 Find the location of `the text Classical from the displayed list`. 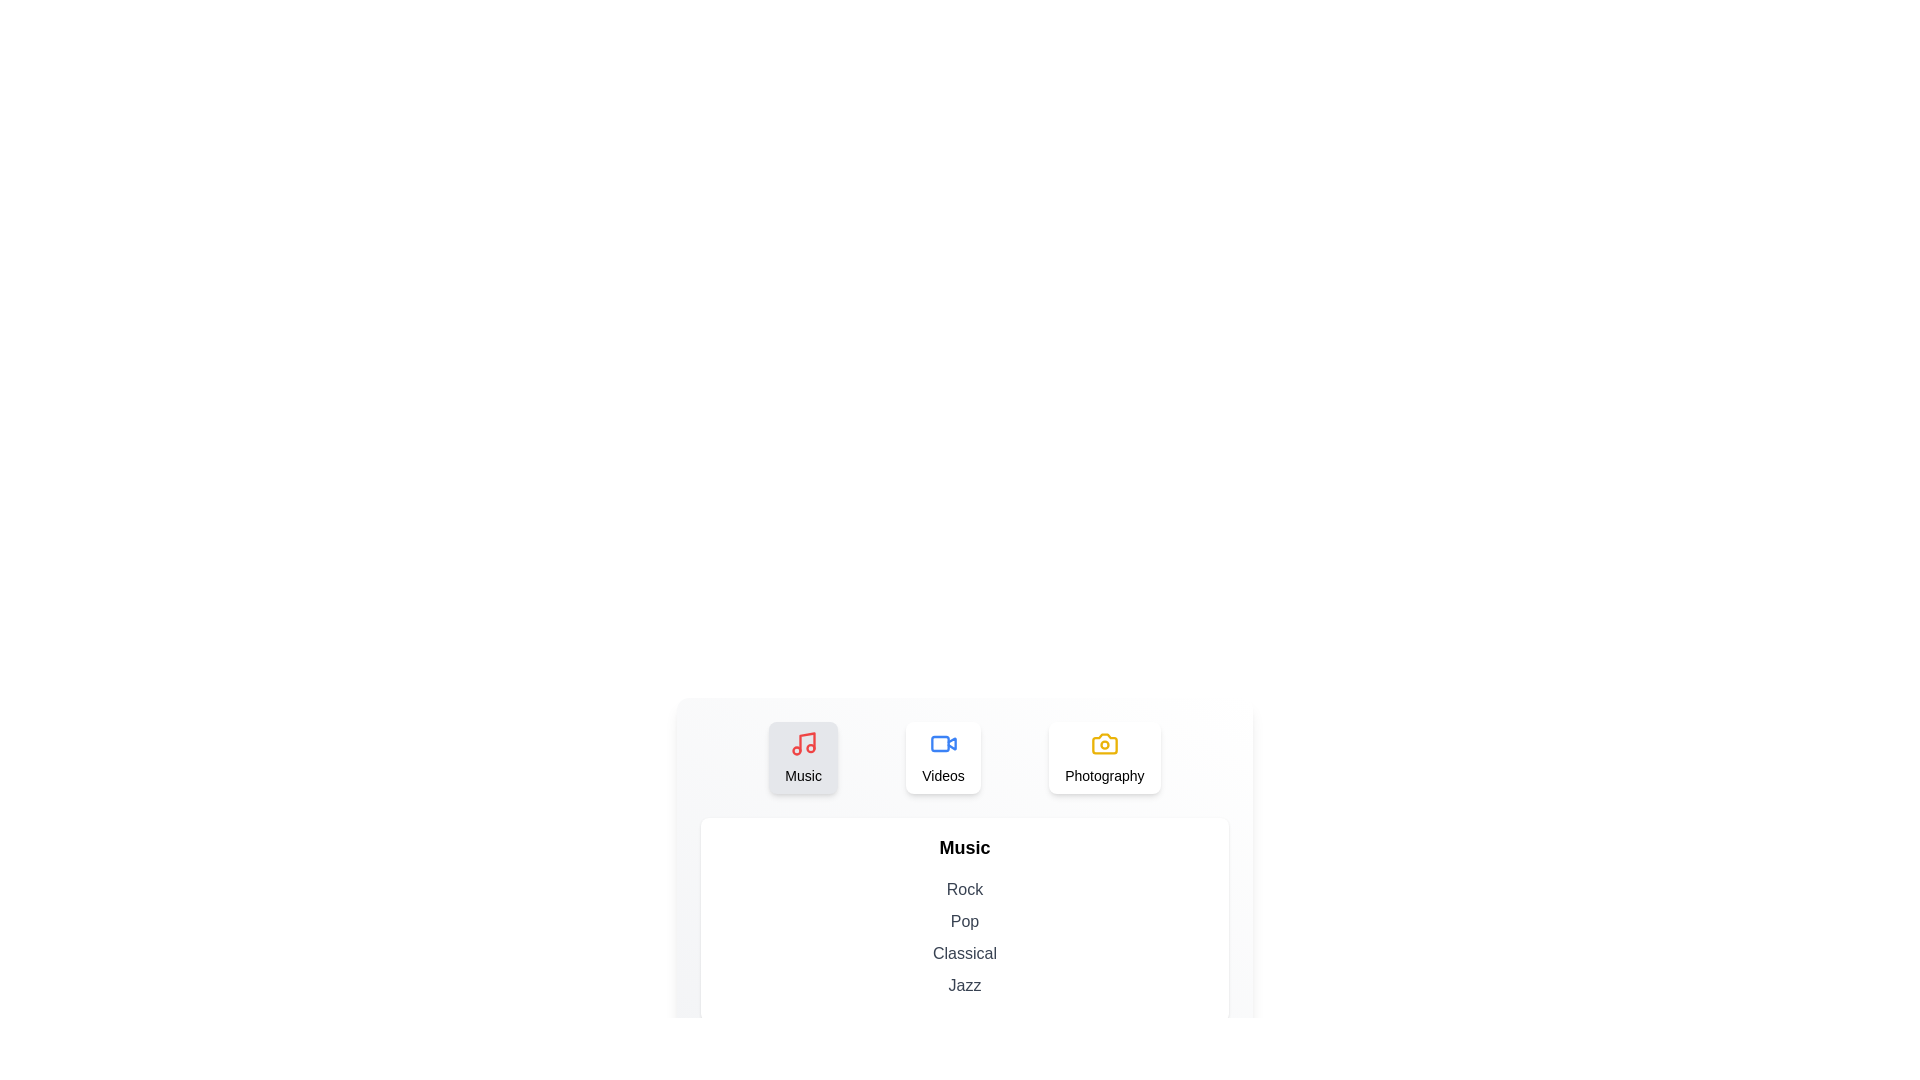

the text Classical from the displayed list is located at coordinates (964, 952).